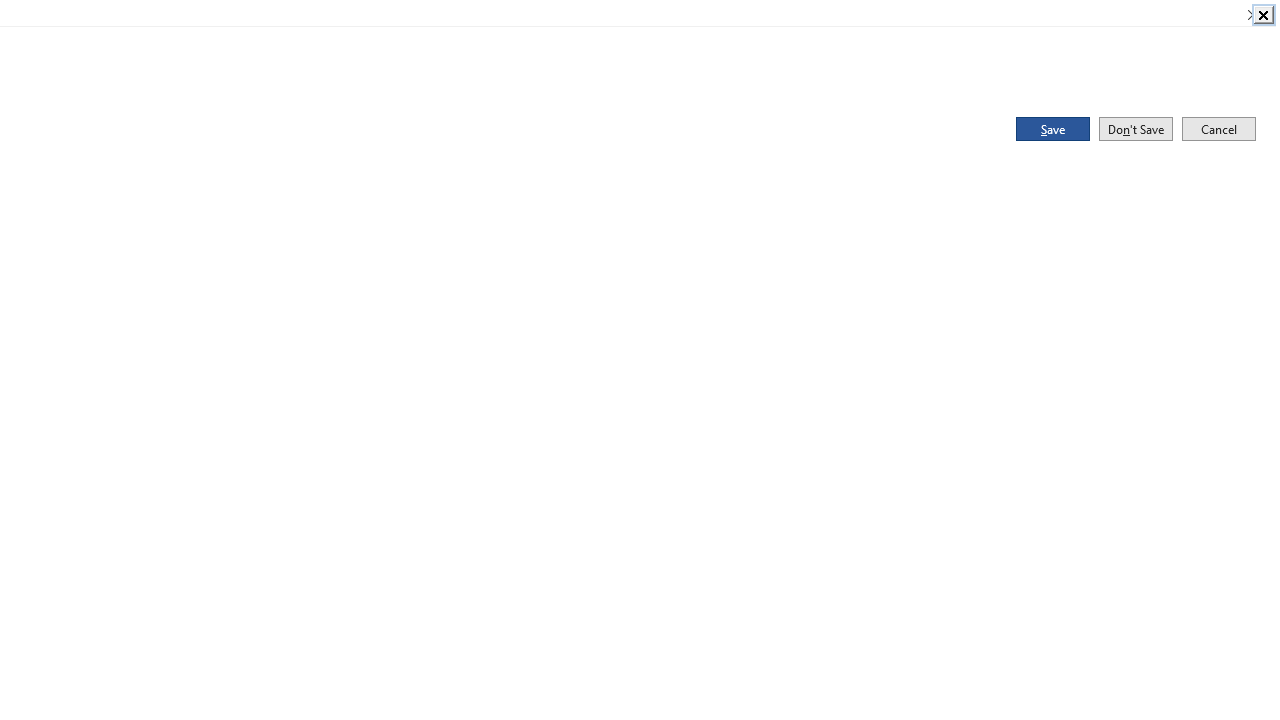  Describe the element at coordinates (1217, 128) in the screenshot. I see `'Cancel'` at that location.